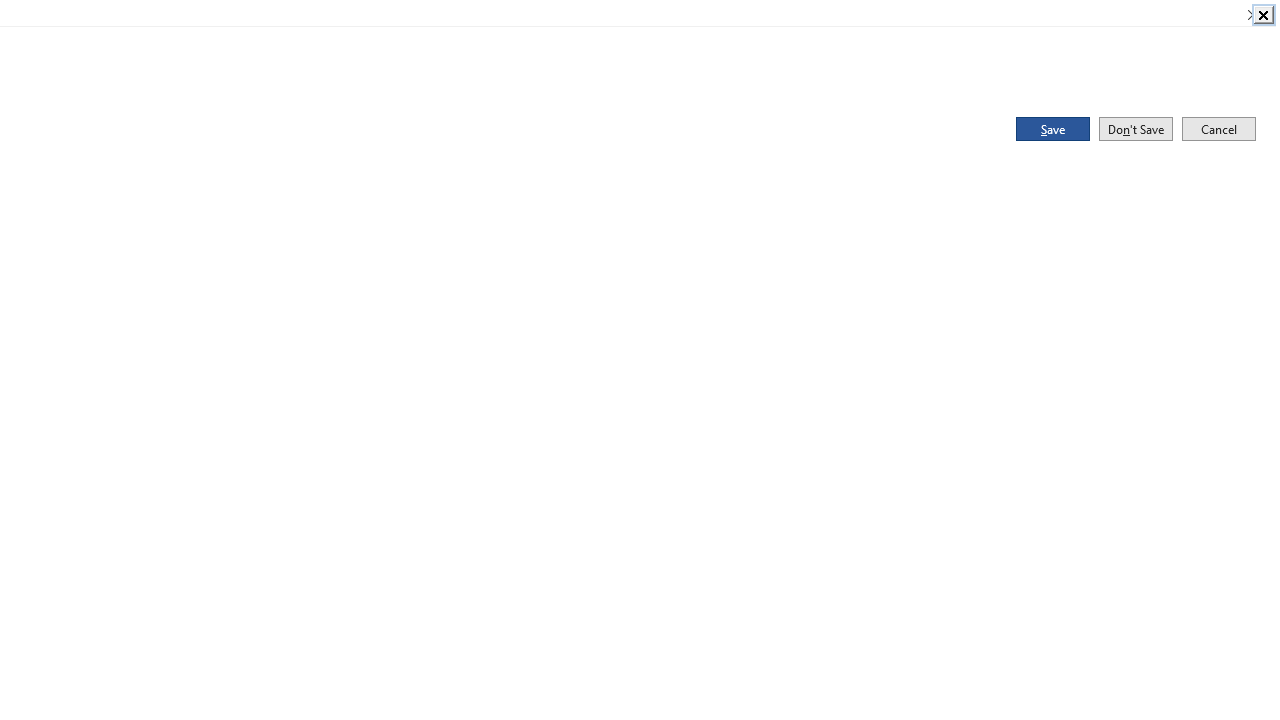  Describe the element at coordinates (1217, 128) in the screenshot. I see `'Cancel'` at that location.